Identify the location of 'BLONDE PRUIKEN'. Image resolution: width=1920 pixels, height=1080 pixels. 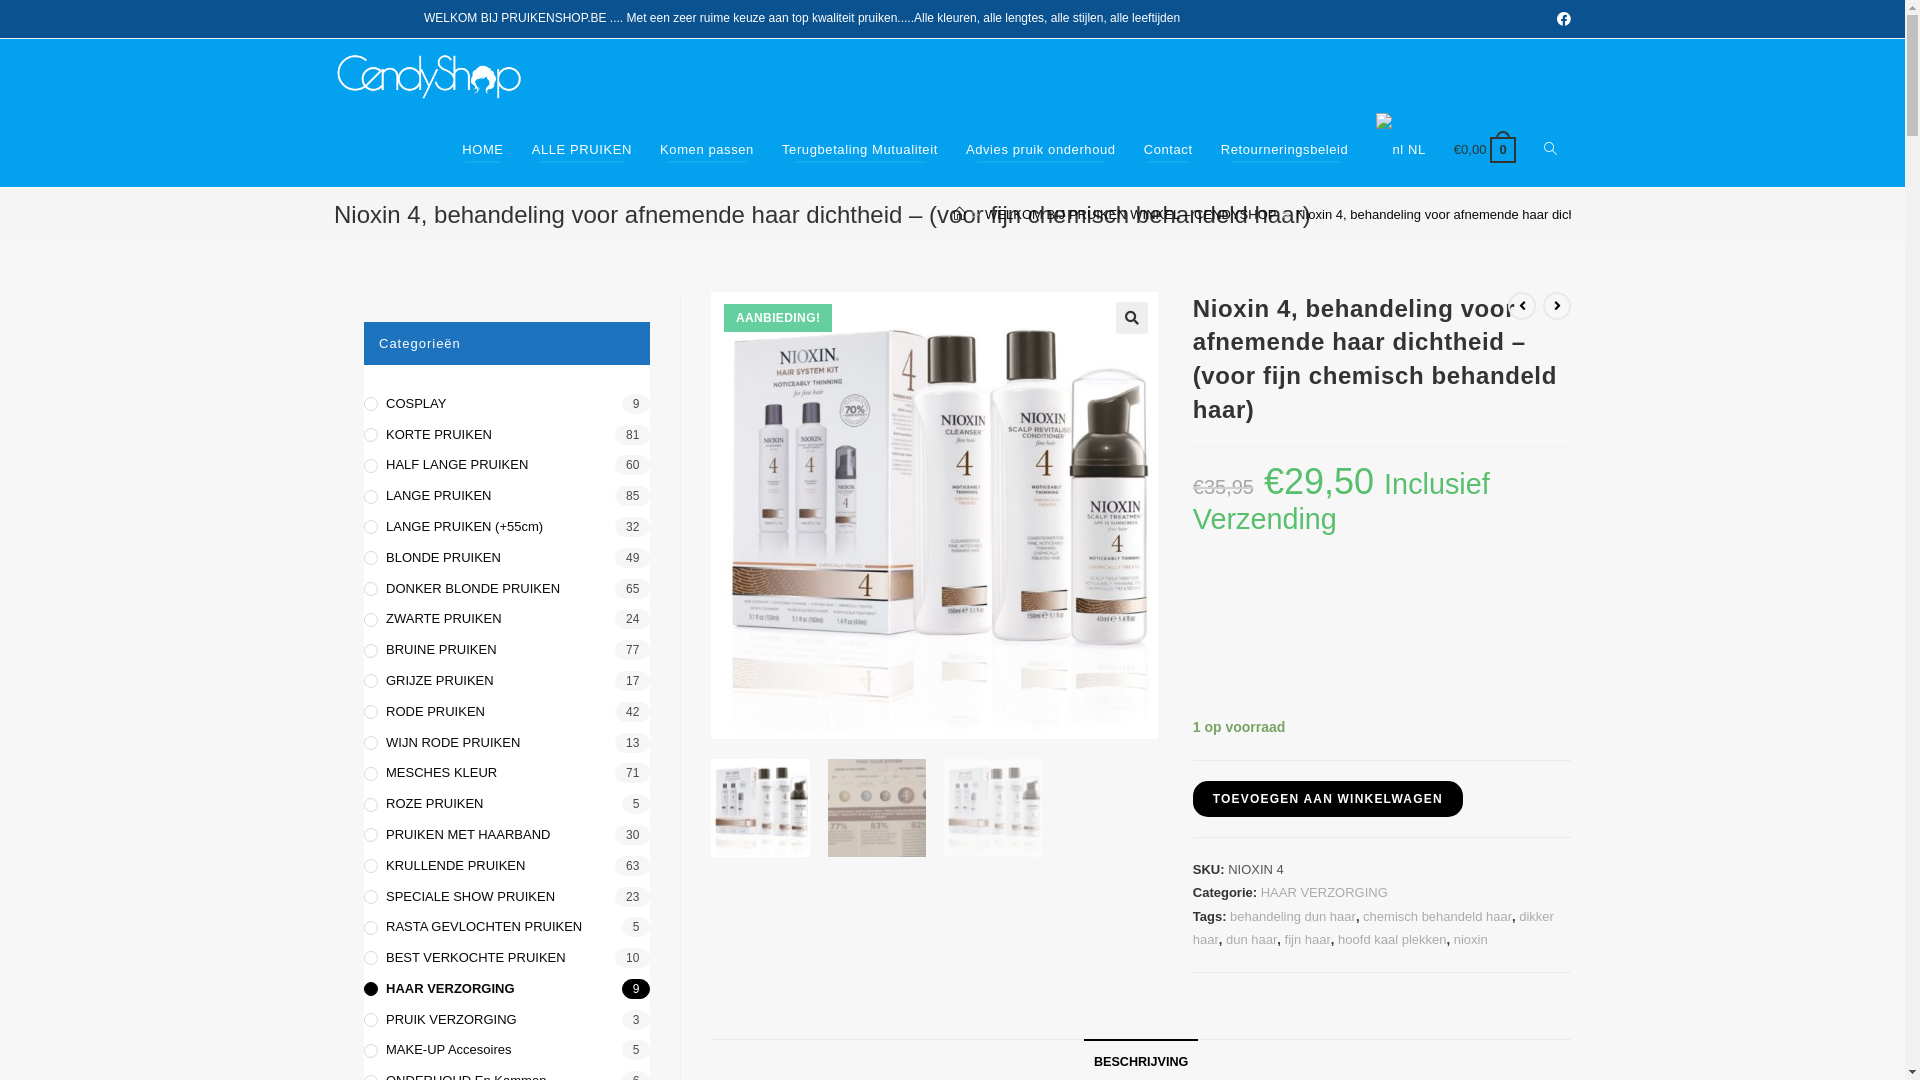
(364, 558).